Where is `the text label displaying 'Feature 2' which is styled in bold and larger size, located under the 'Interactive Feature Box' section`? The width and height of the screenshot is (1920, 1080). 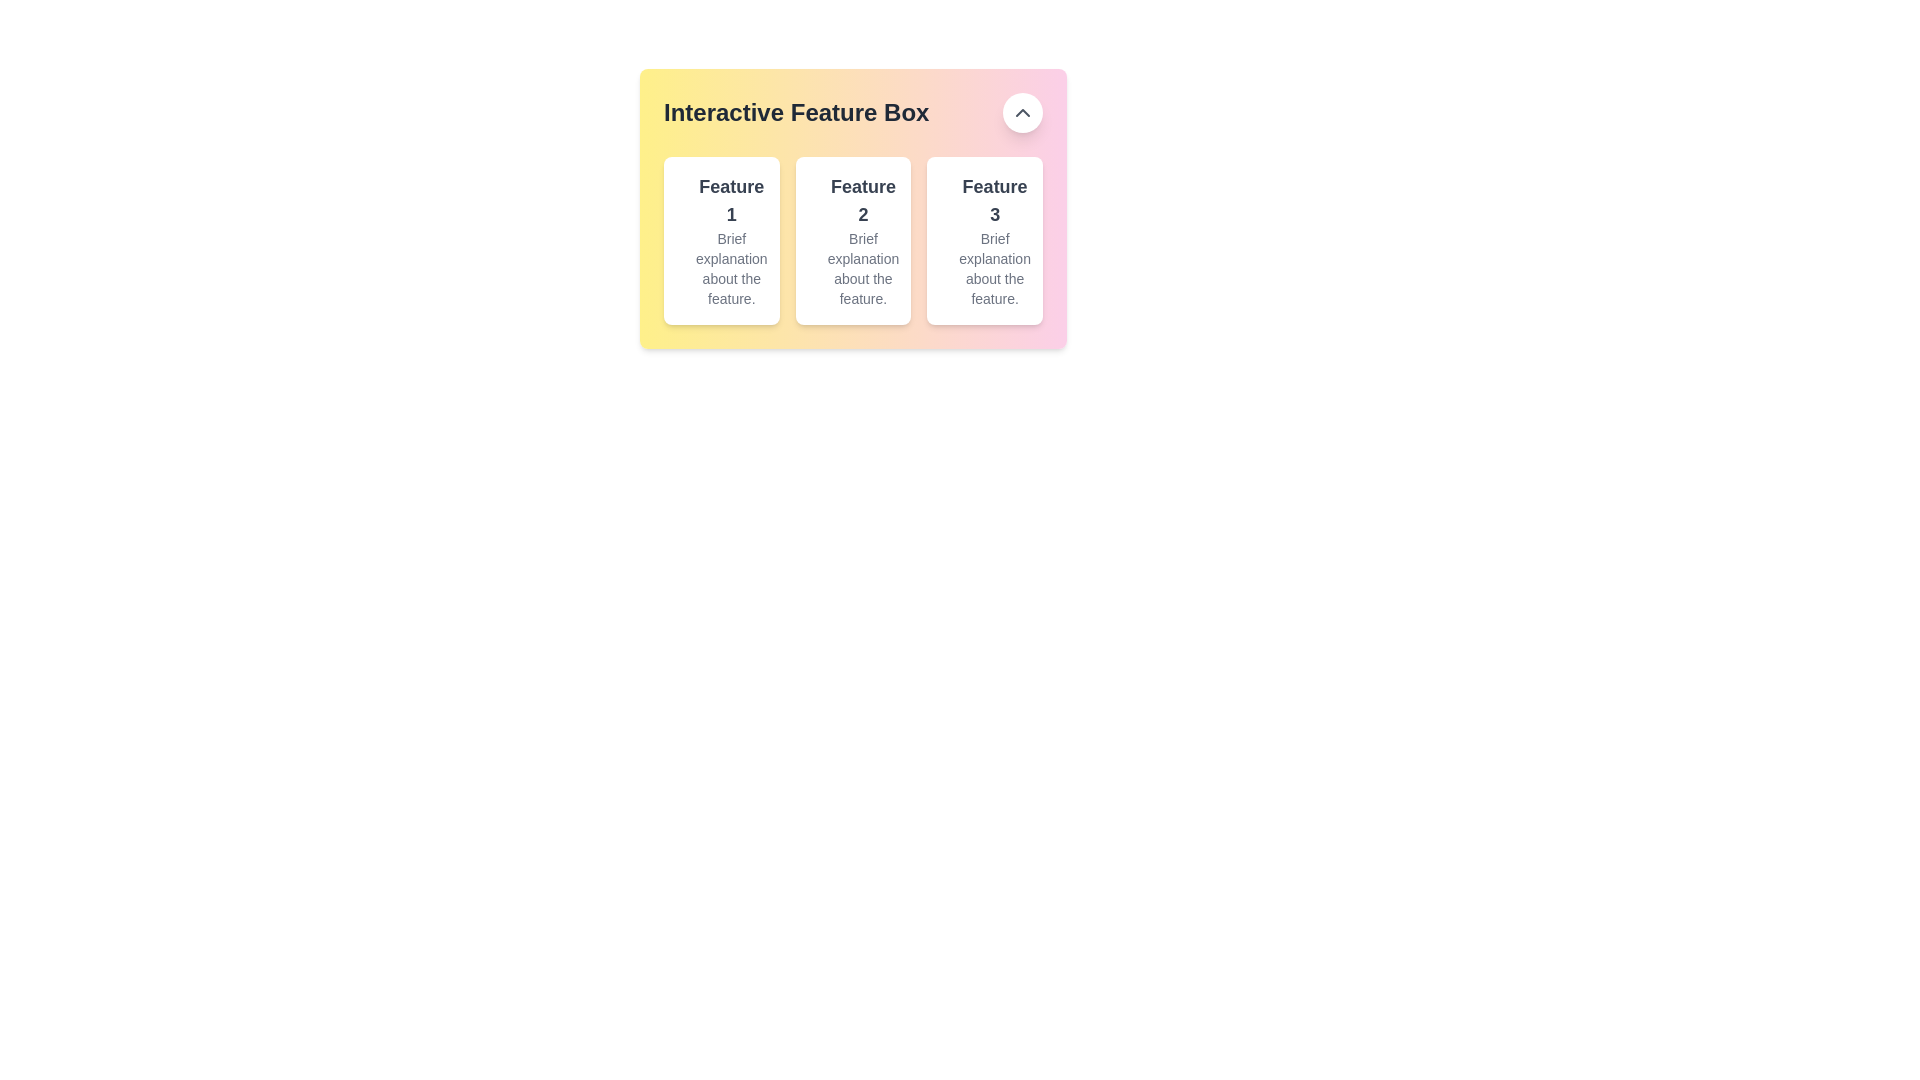 the text label displaying 'Feature 2' which is styled in bold and larger size, located under the 'Interactive Feature Box' section is located at coordinates (863, 200).